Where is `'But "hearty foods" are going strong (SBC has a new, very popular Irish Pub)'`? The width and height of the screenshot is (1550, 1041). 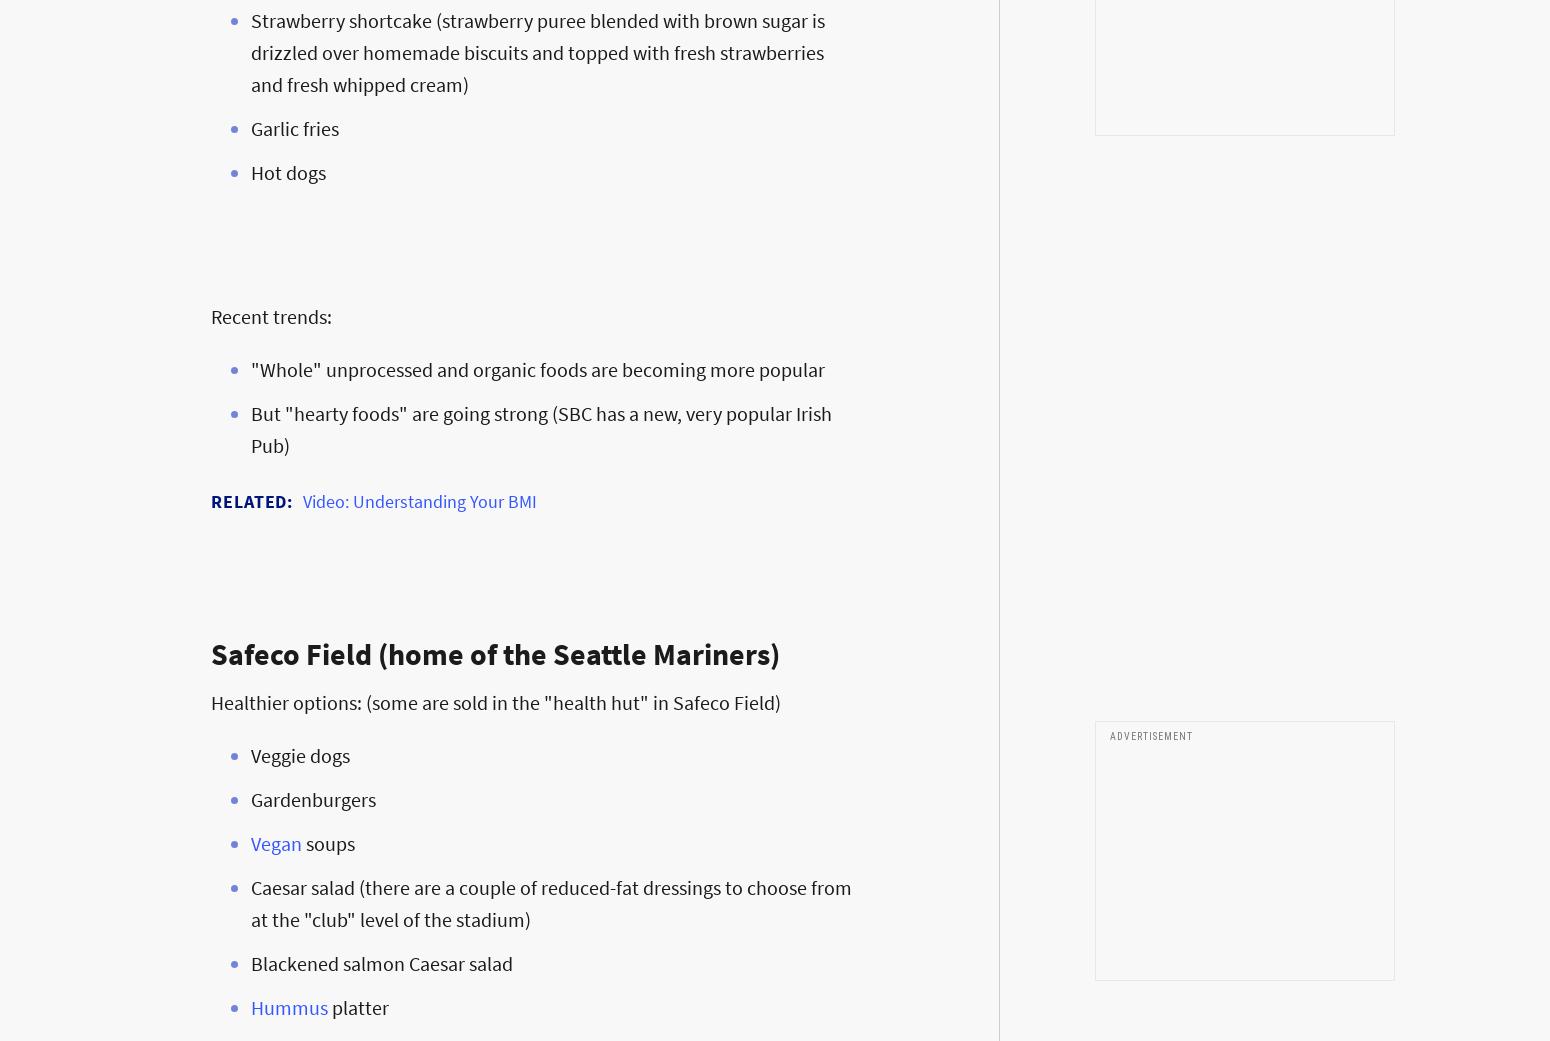 'But "hearty foods" are going strong (SBC has a new, very popular Irish Pub)' is located at coordinates (540, 427).